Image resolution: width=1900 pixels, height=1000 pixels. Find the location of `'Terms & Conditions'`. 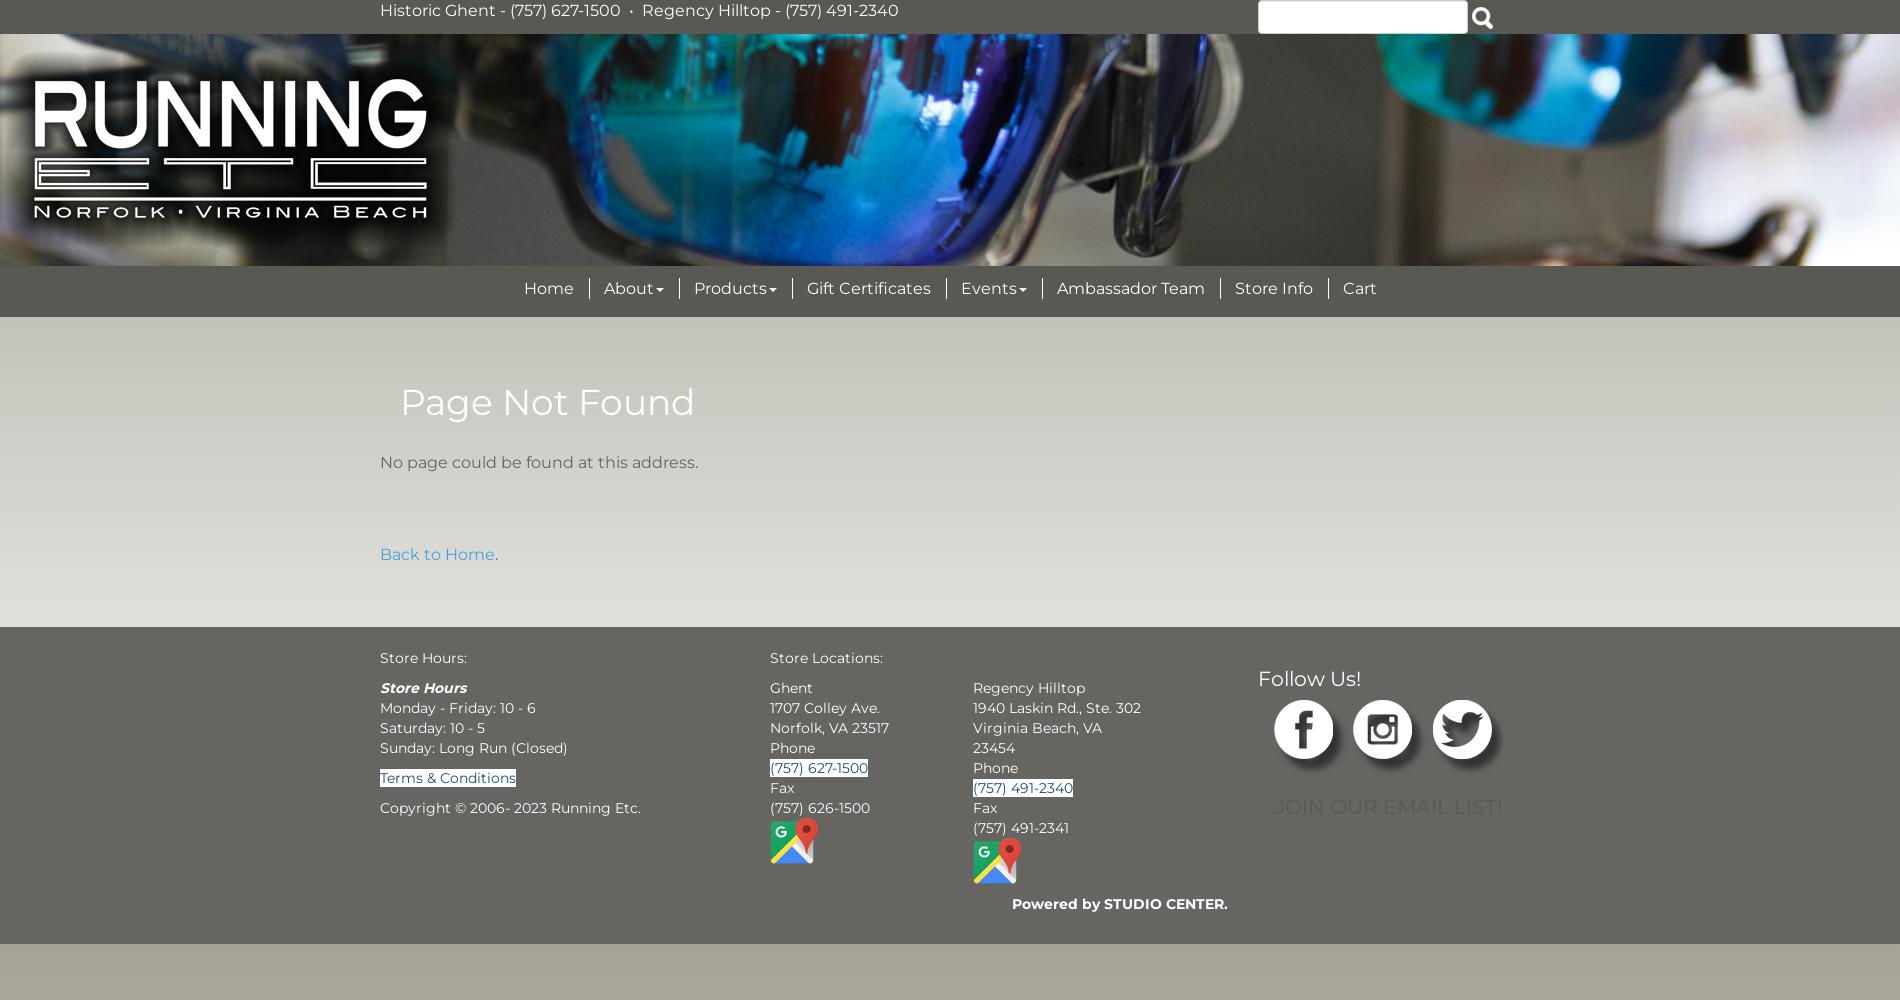

'Terms & Conditions' is located at coordinates (447, 777).